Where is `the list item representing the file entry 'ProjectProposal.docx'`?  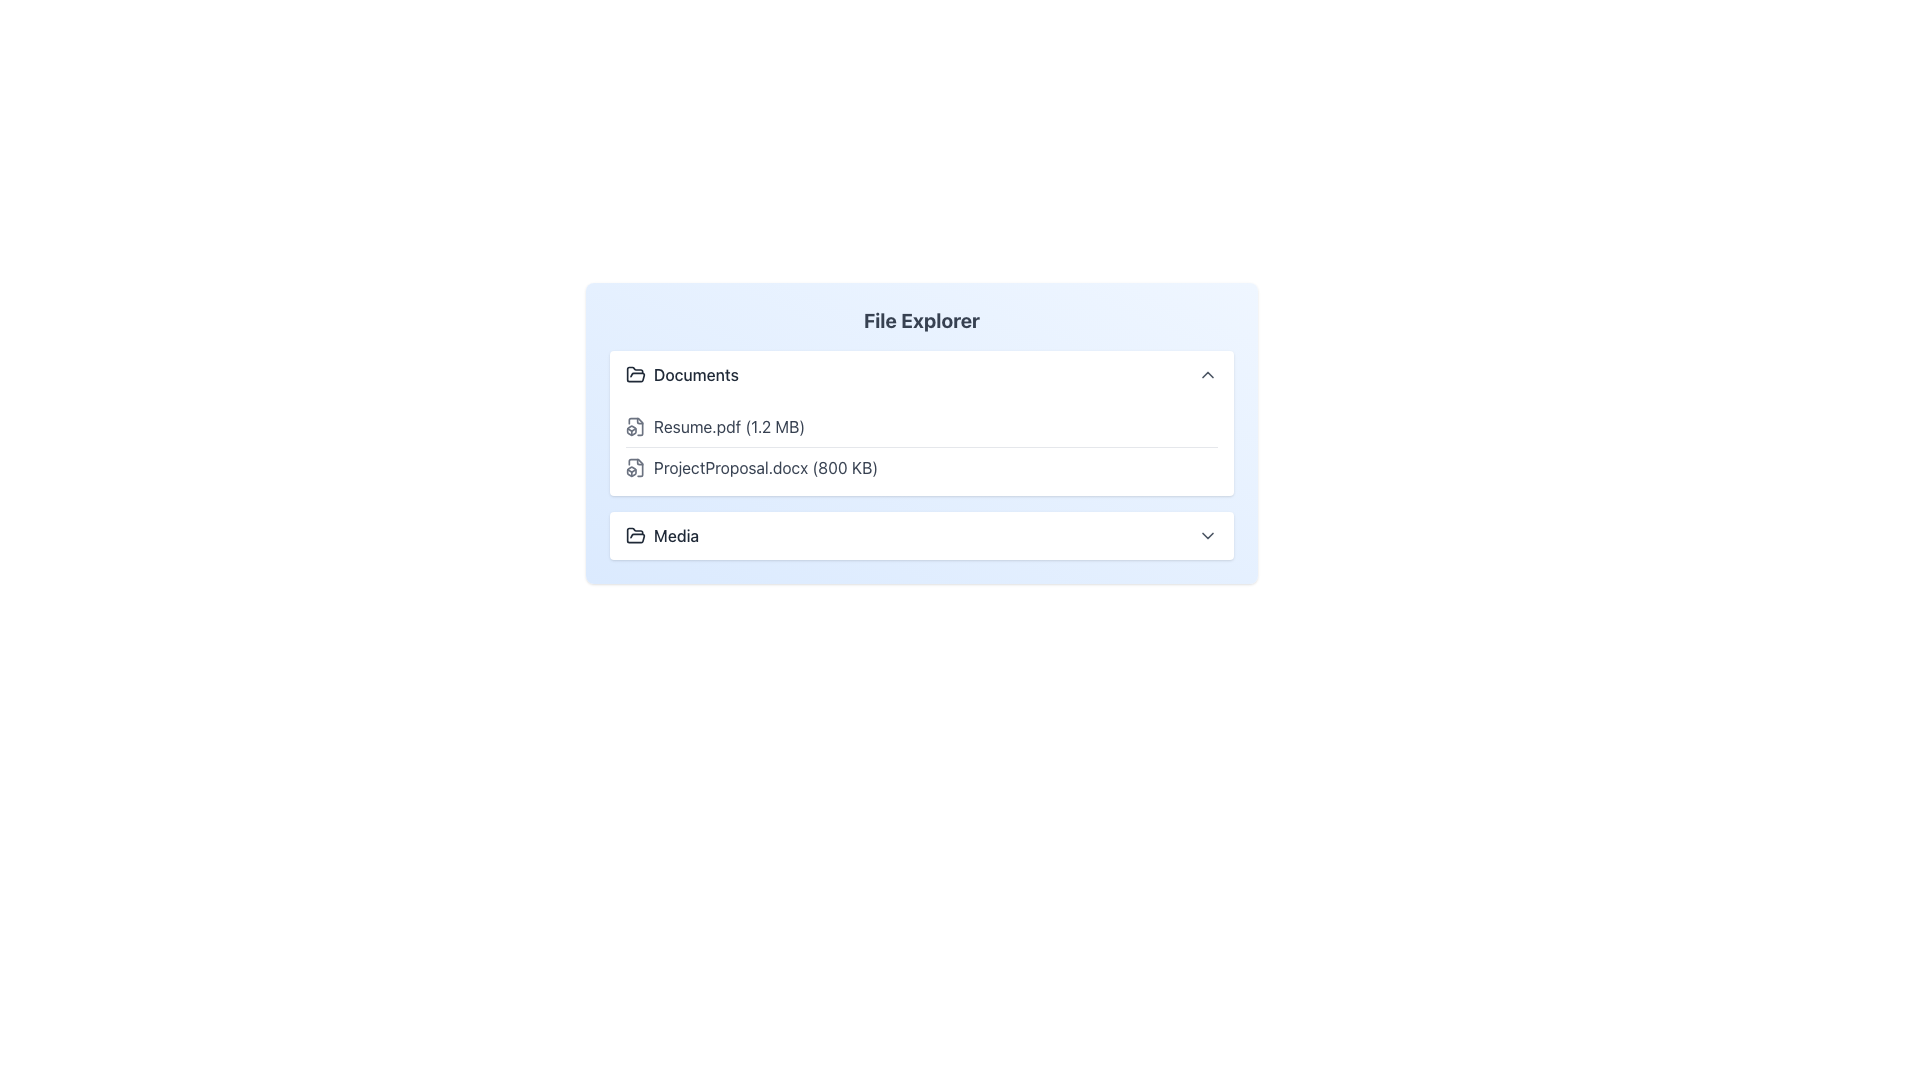 the list item representing the file entry 'ProjectProposal.docx' is located at coordinates (920, 467).